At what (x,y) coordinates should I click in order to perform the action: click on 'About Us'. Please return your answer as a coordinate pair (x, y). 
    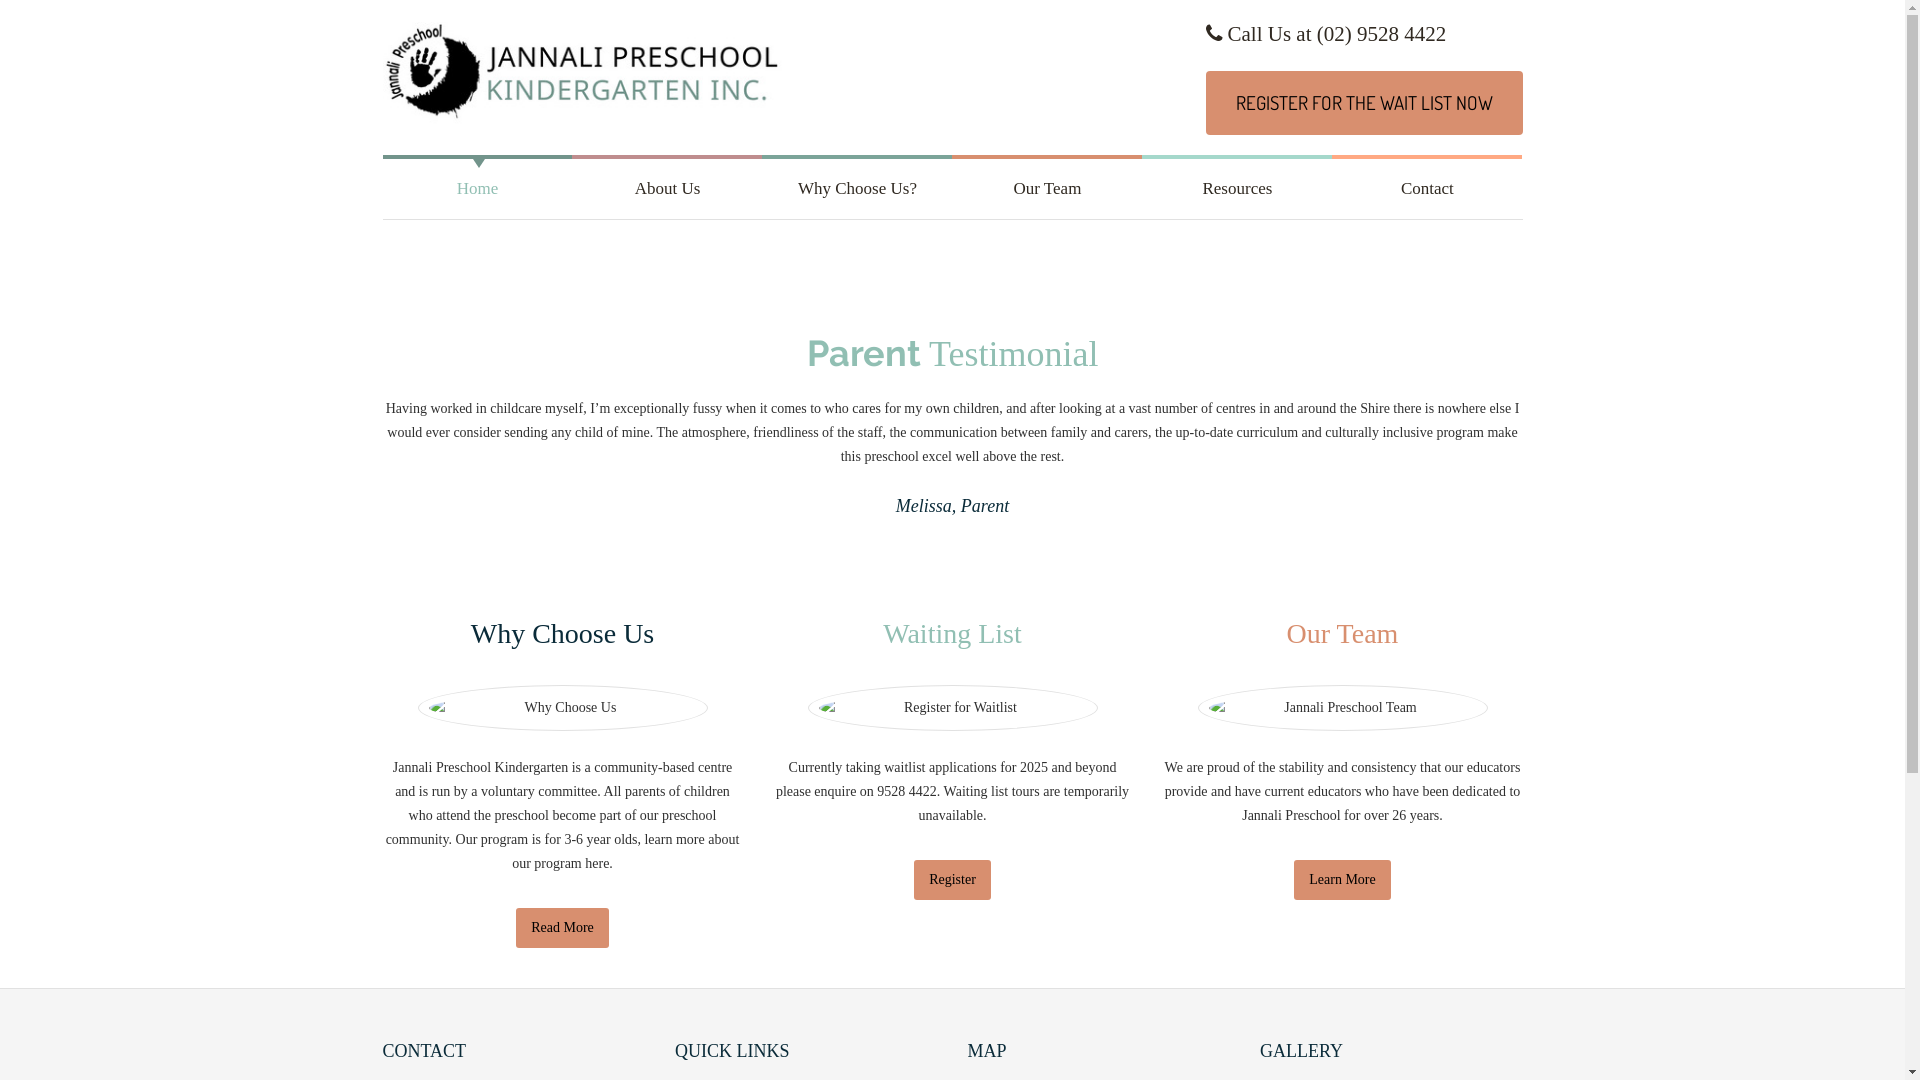
    Looking at the image, I should click on (667, 189).